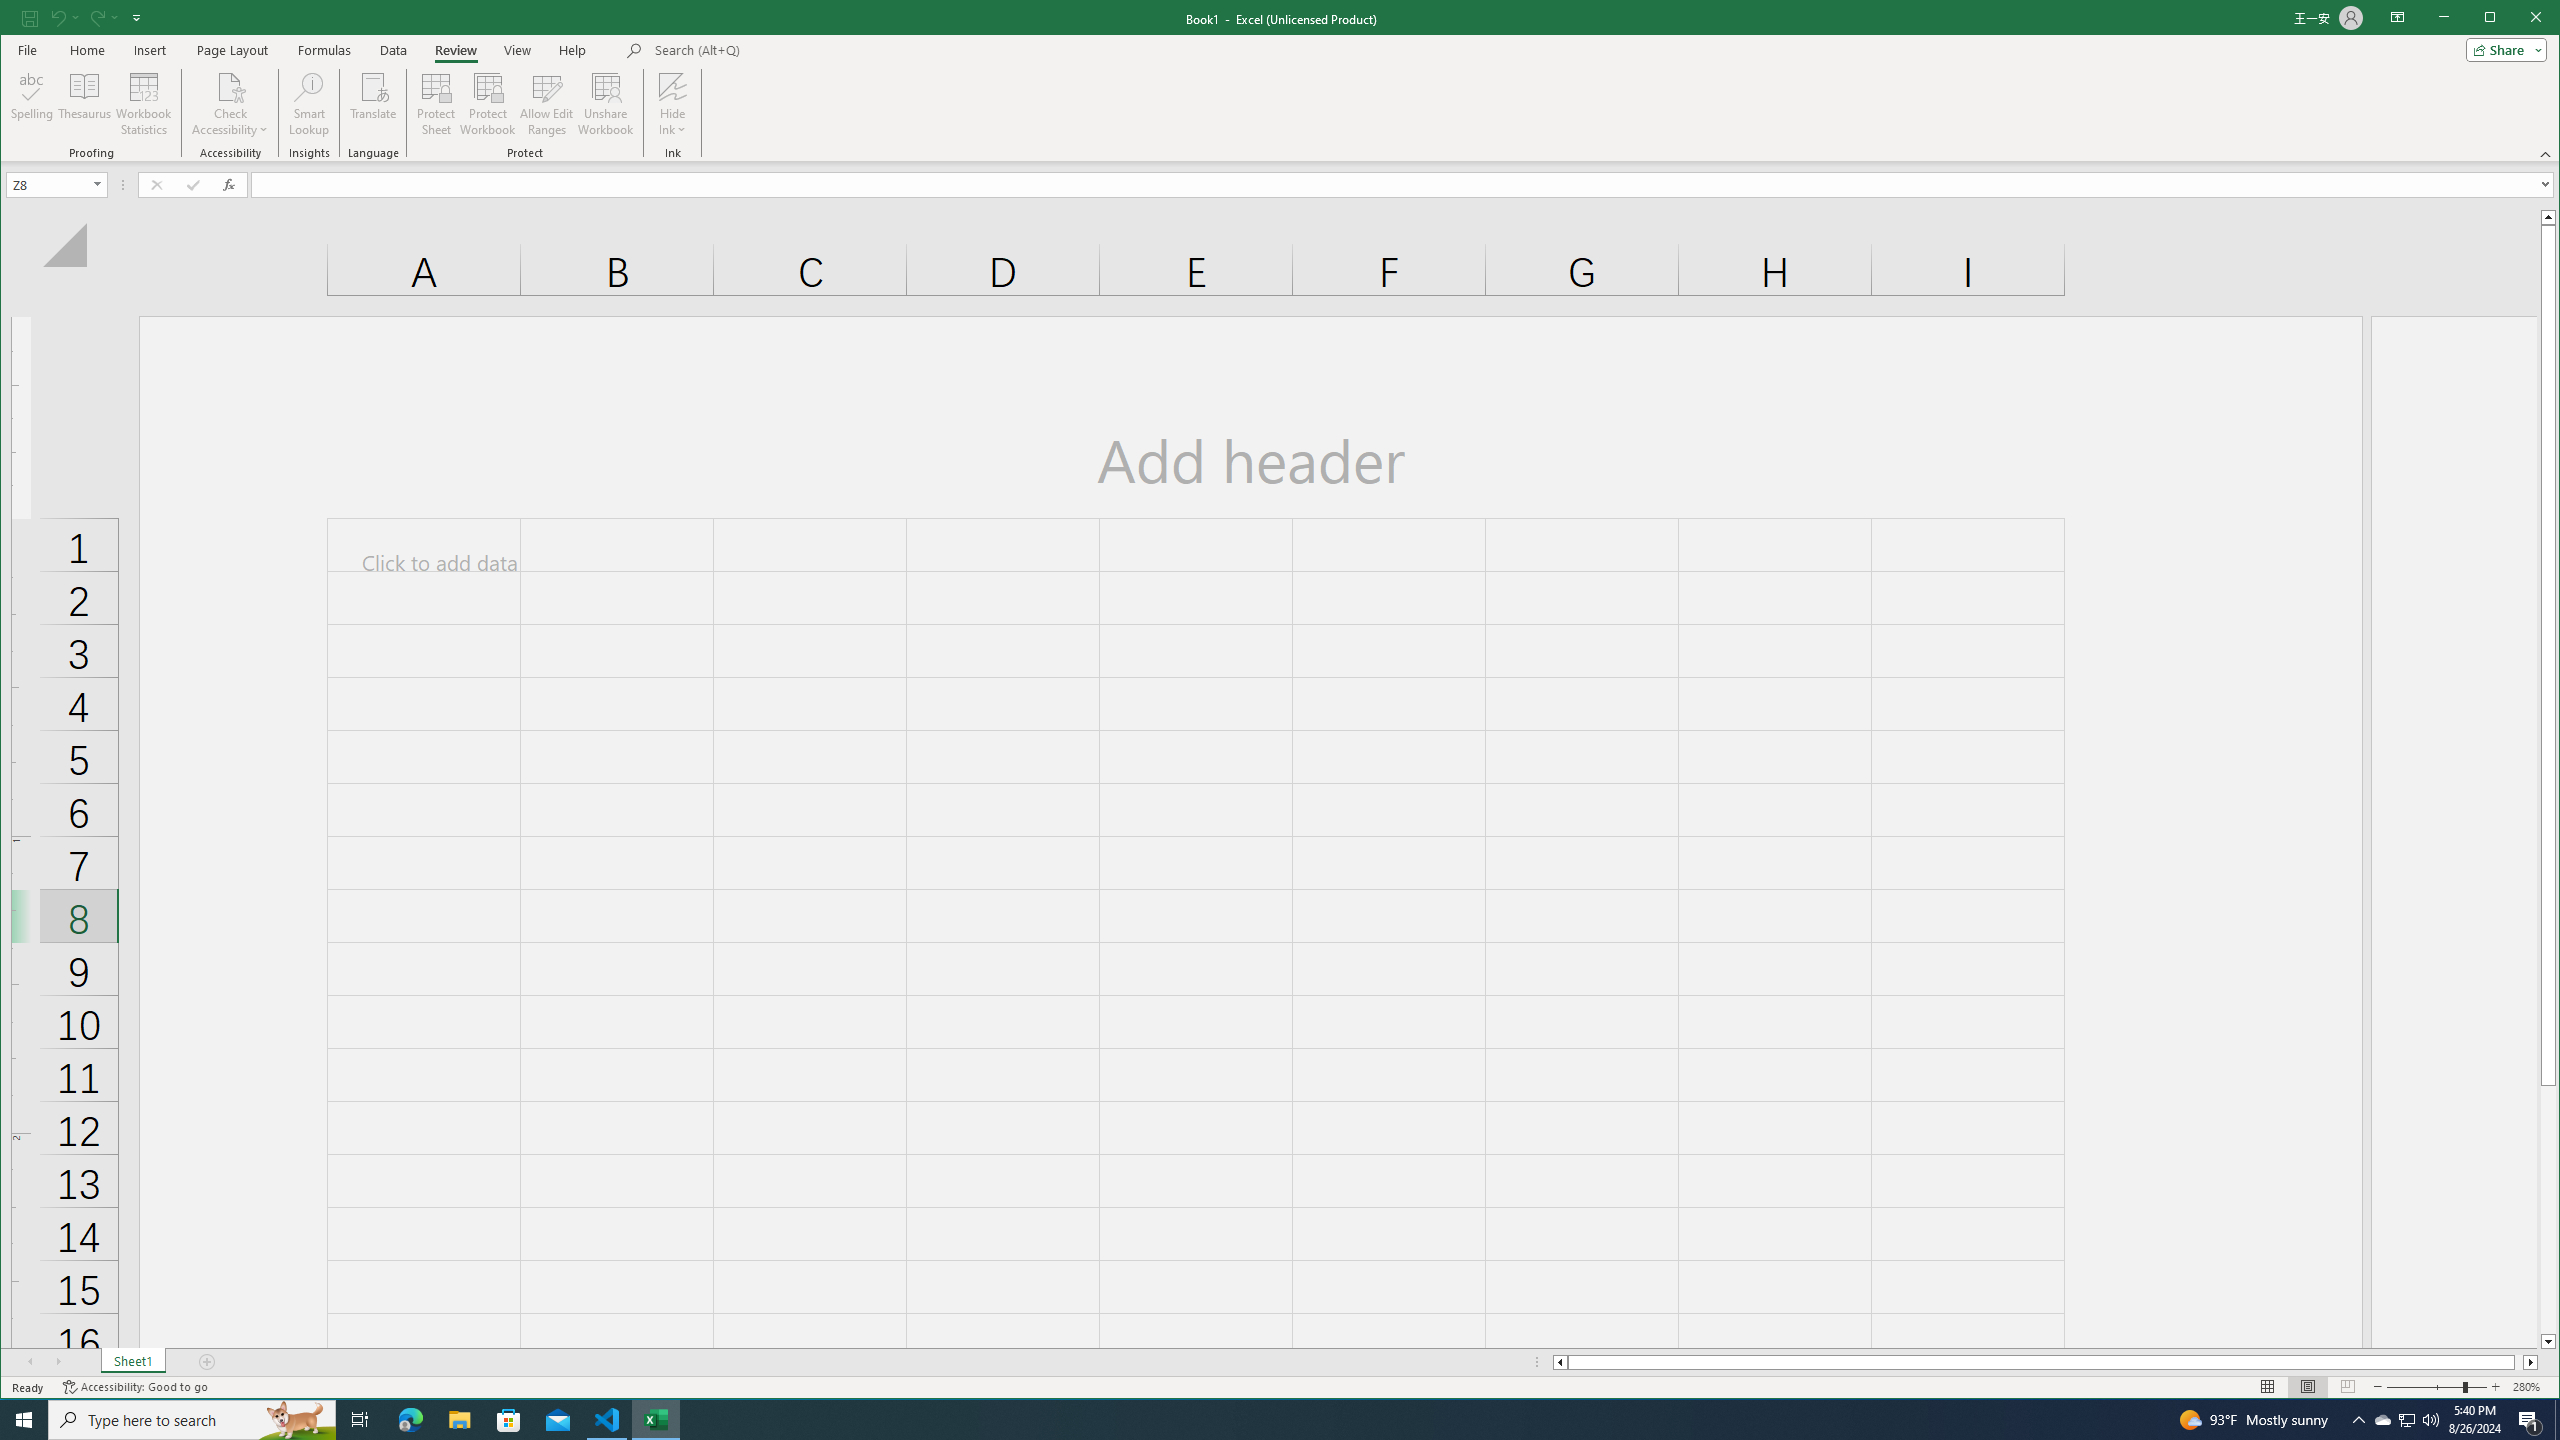  What do you see at coordinates (57, 184) in the screenshot?
I see `'Name Box'` at bounding box center [57, 184].